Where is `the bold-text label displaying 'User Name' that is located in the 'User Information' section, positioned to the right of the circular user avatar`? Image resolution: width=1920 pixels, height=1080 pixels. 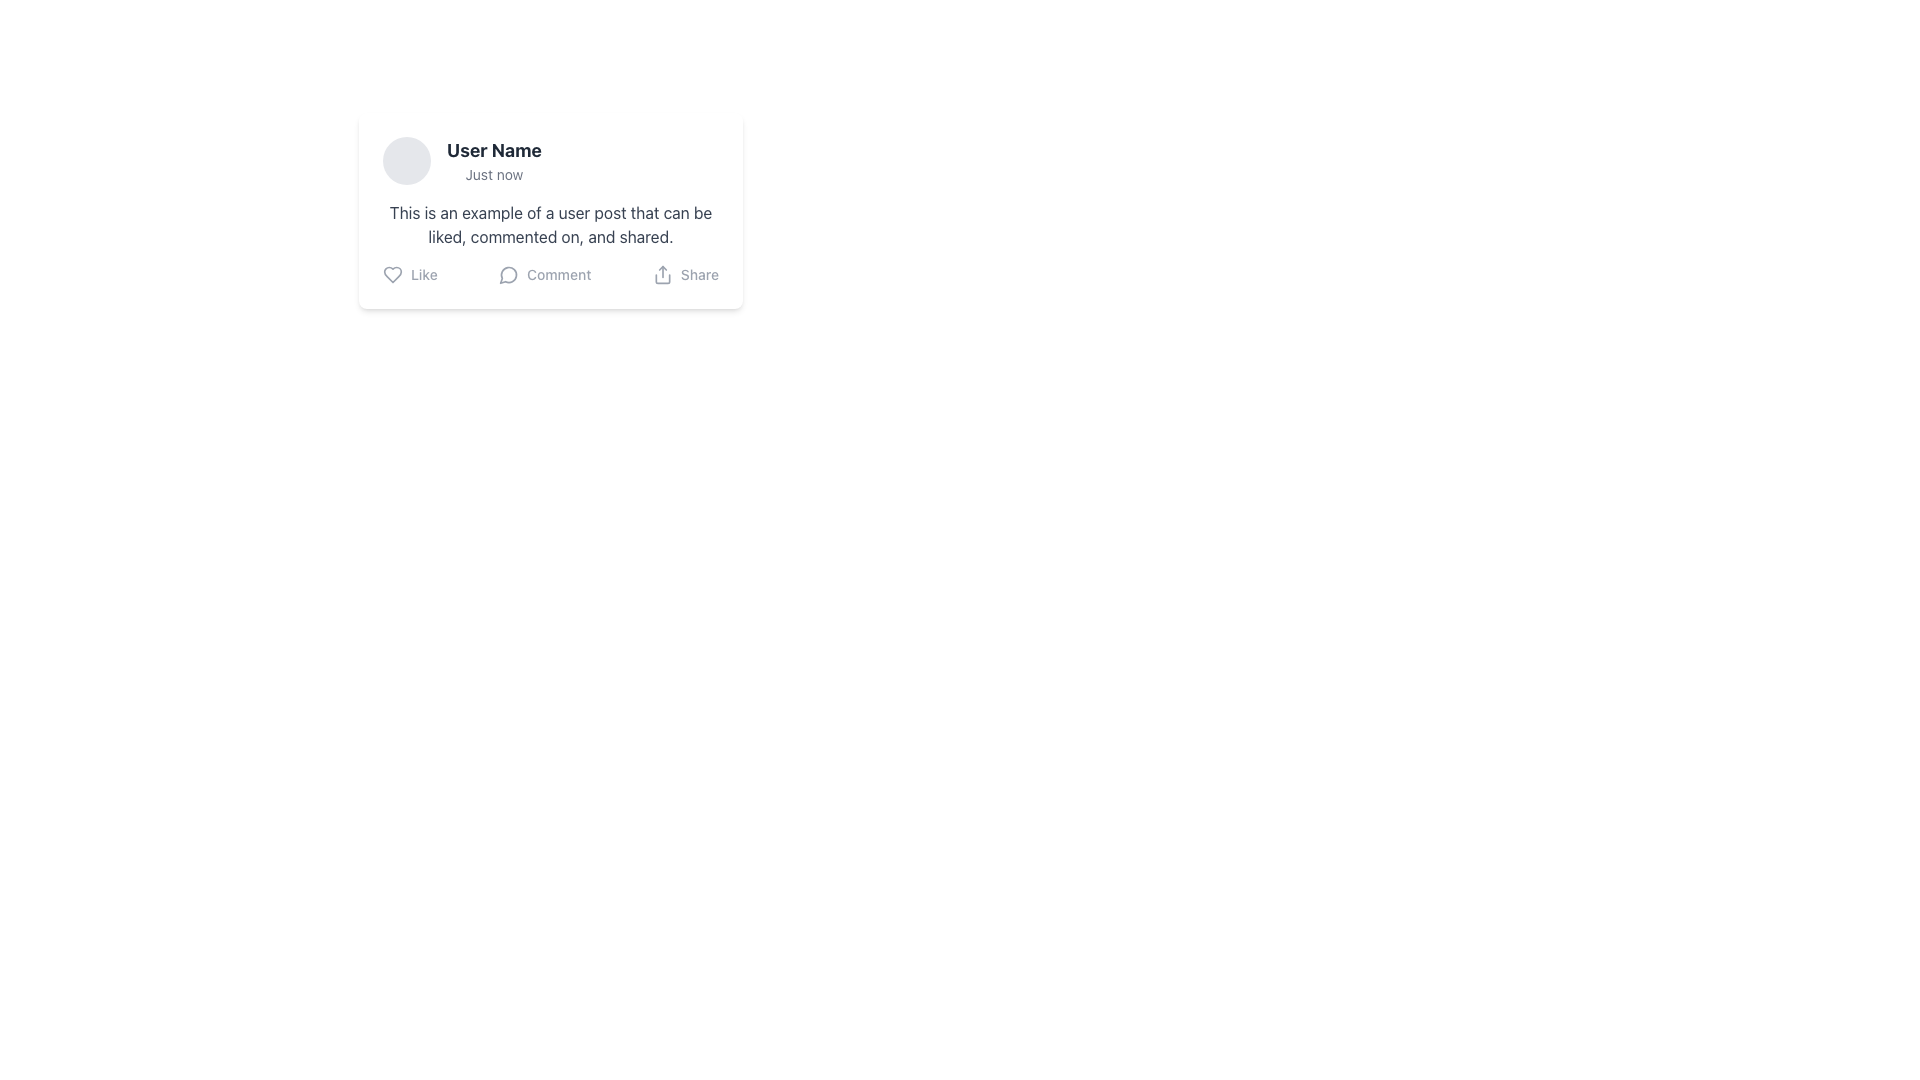 the bold-text label displaying 'User Name' that is located in the 'User Information' section, positioned to the right of the circular user avatar is located at coordinates (494, 149).